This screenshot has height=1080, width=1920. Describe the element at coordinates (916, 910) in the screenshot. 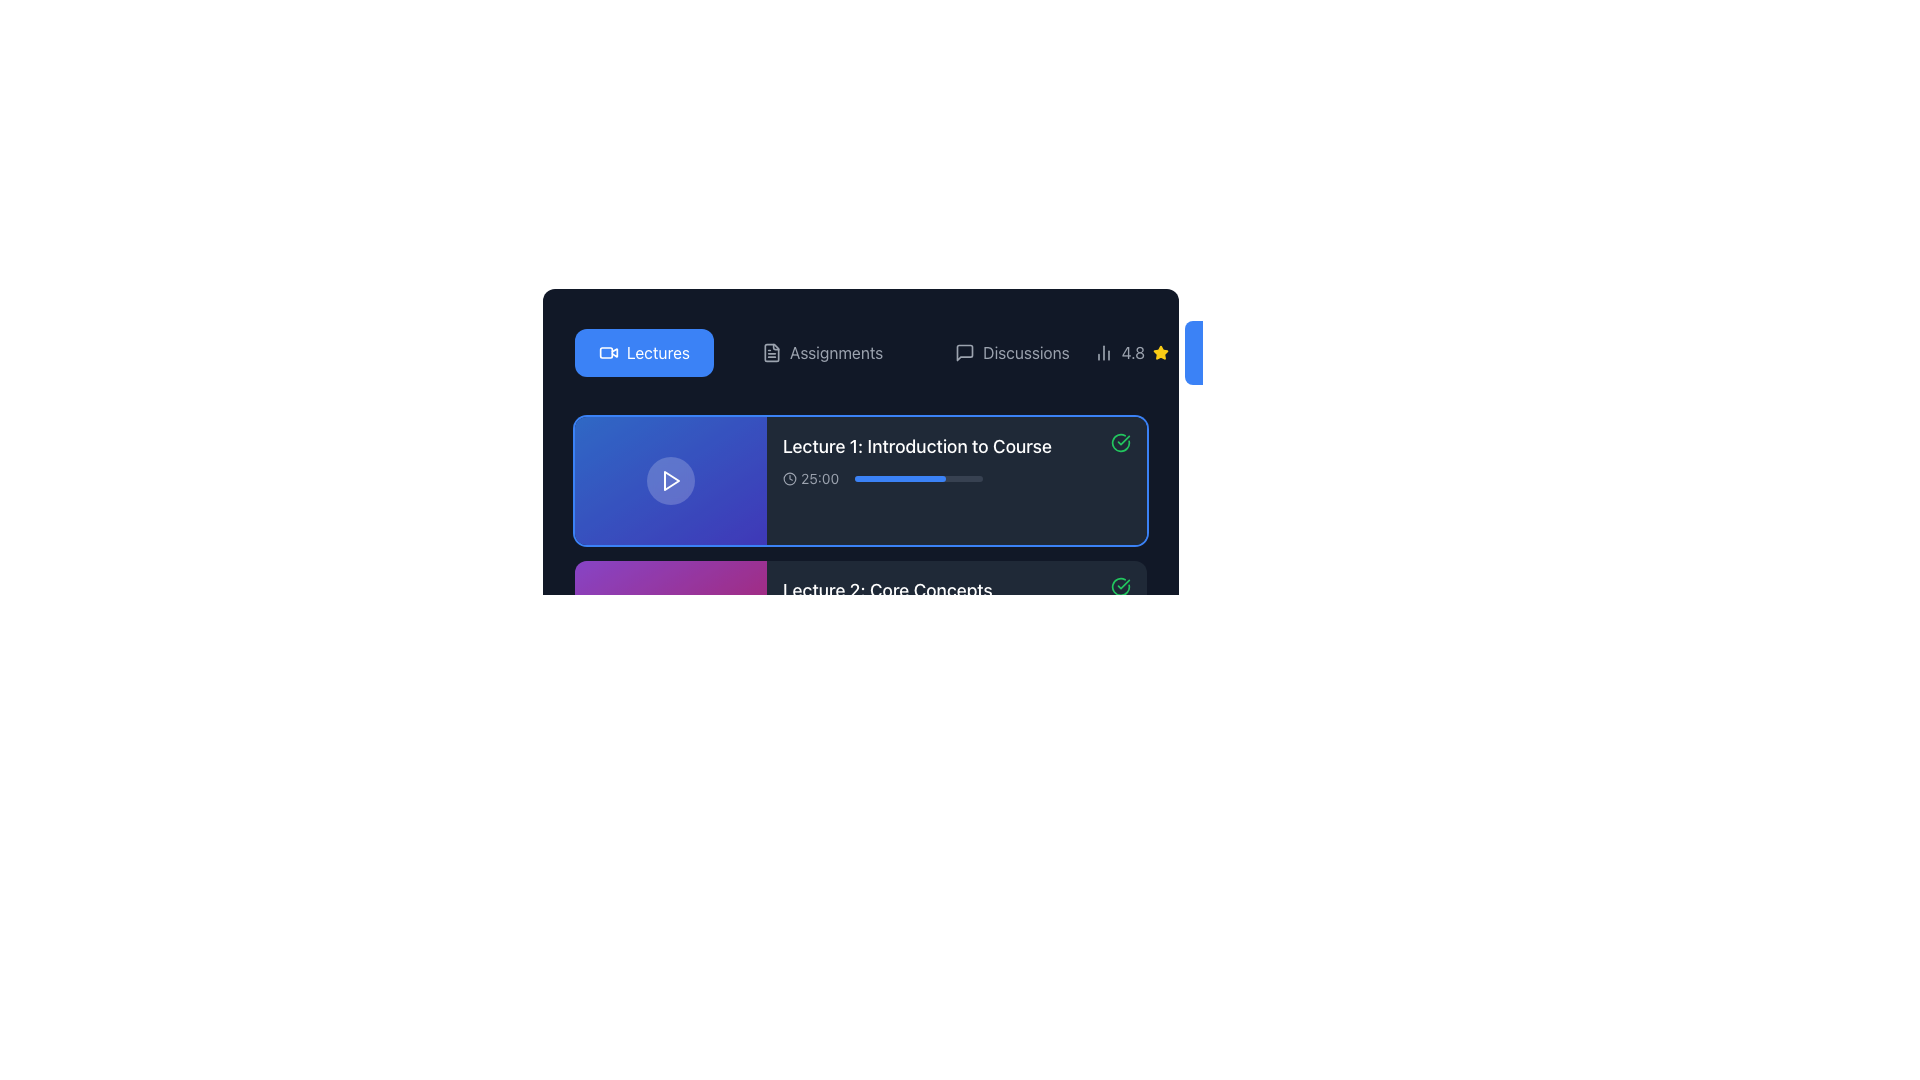

I see `the progress visually on the progress bar located below 'Lecture 1: Introduction to Course' and to the right of the timestamp '18:00'` at that location.